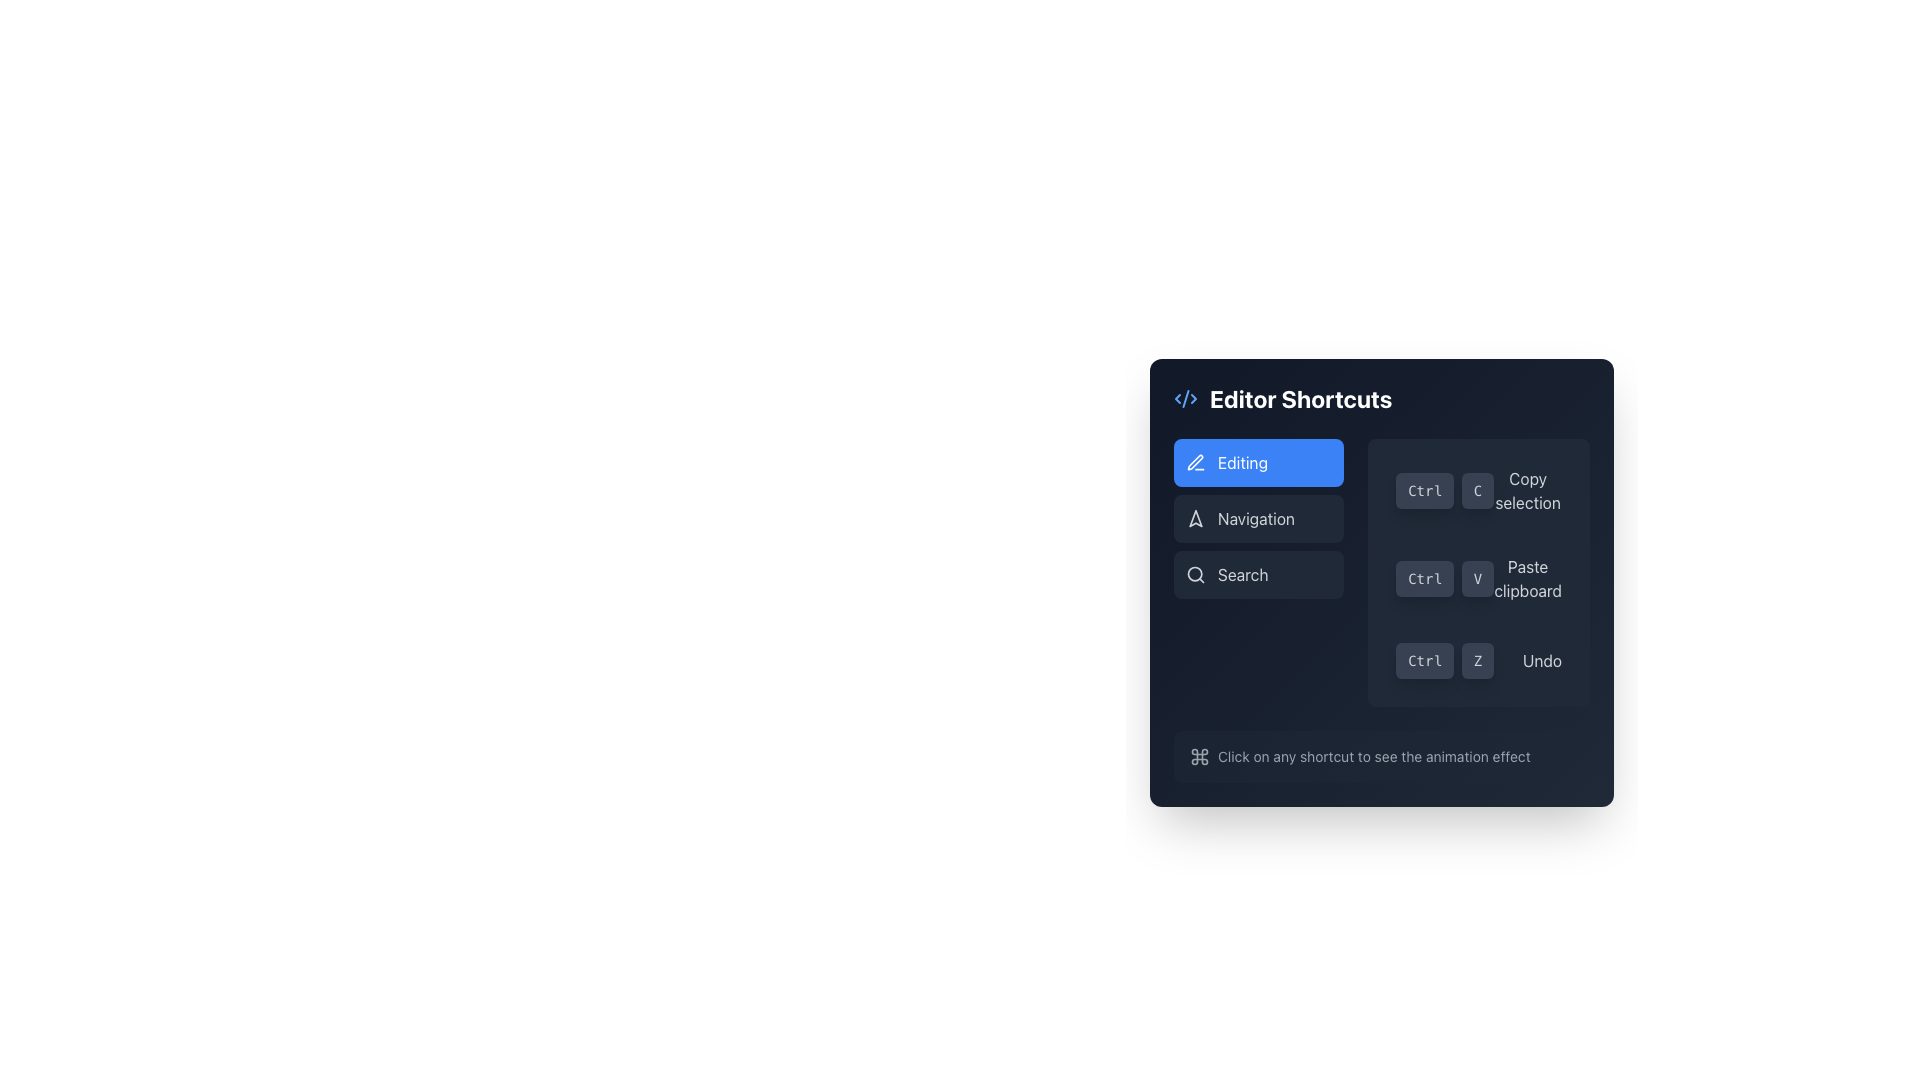  I want to click on text of the 'Navigation' label located in the left section of the modal view under 'Editor Shortcuts', positioned between 'Editing' and 'Search', so click(1255, 518).